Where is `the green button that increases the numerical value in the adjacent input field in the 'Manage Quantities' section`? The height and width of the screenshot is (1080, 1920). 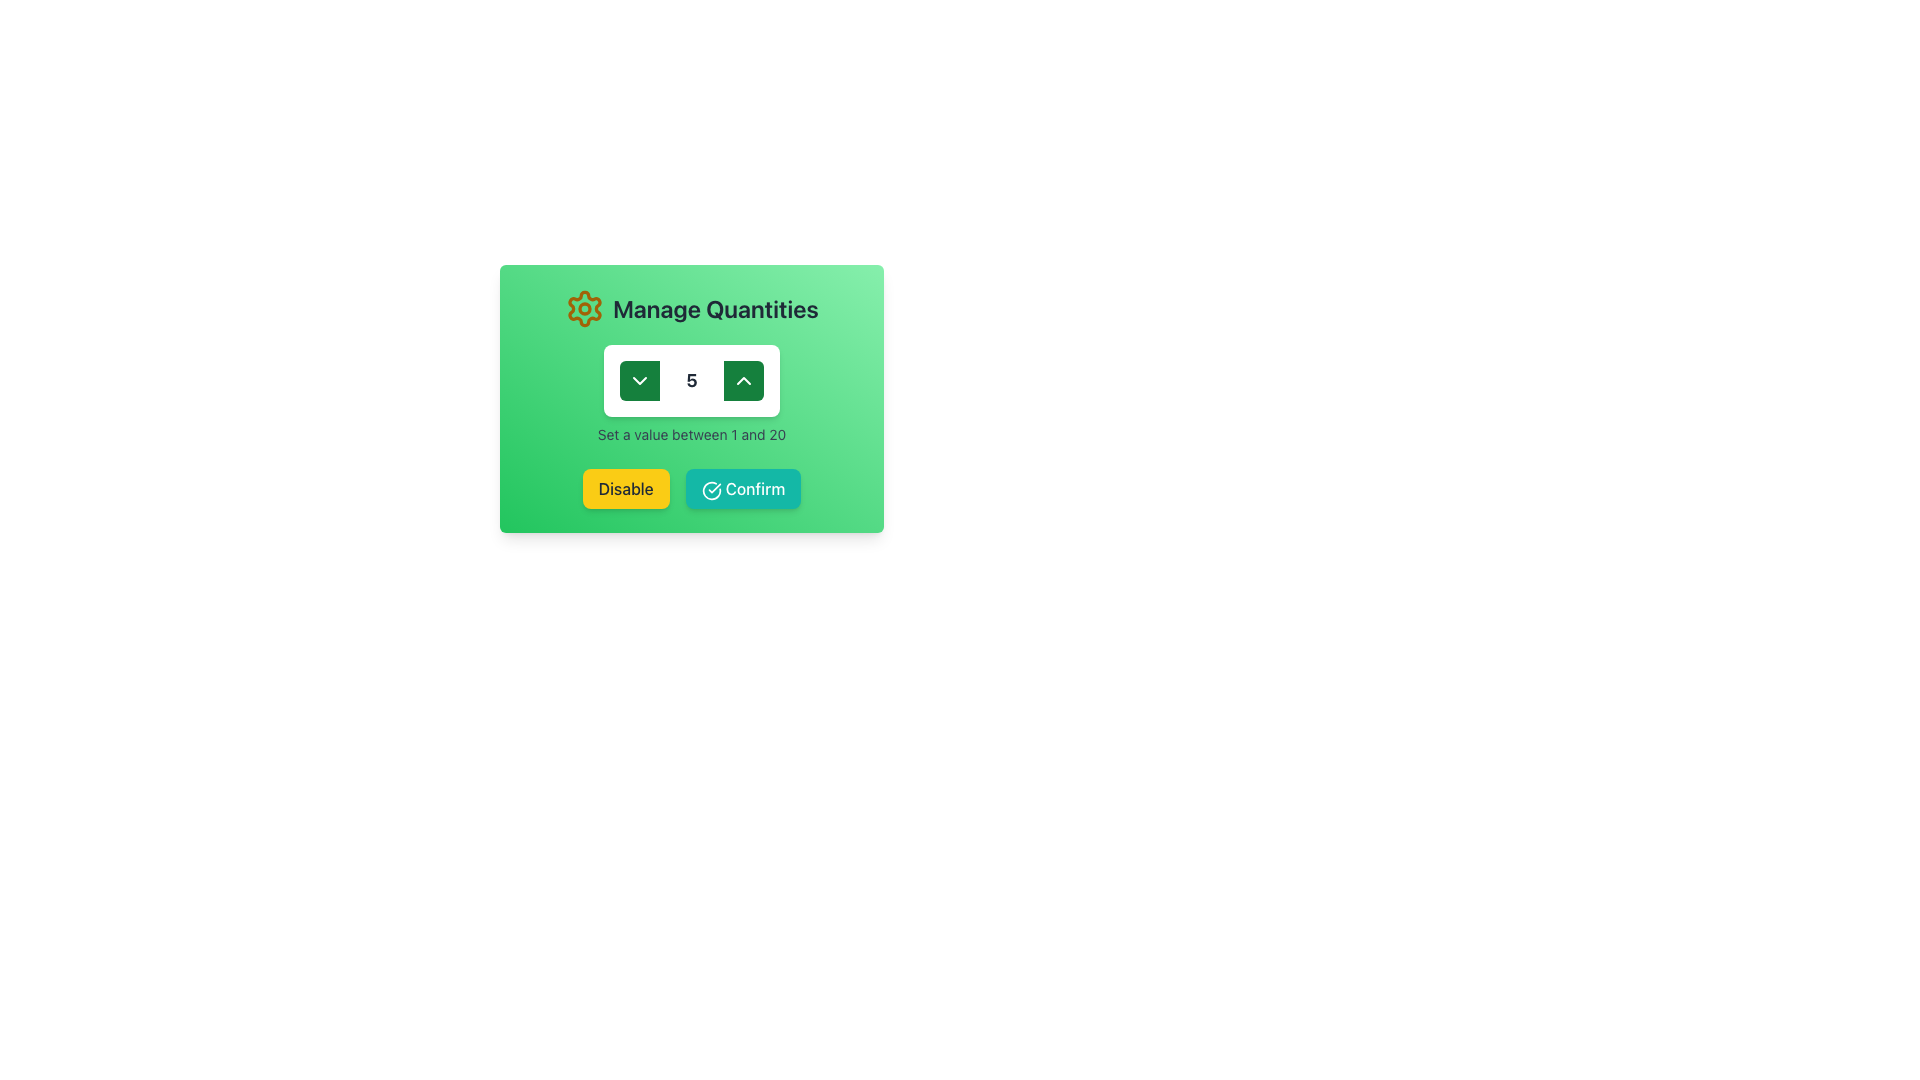 the green button that increases the numerical value in the adjacent input field in the 'Manage Quantities' section is located at coordinates (743, 381).